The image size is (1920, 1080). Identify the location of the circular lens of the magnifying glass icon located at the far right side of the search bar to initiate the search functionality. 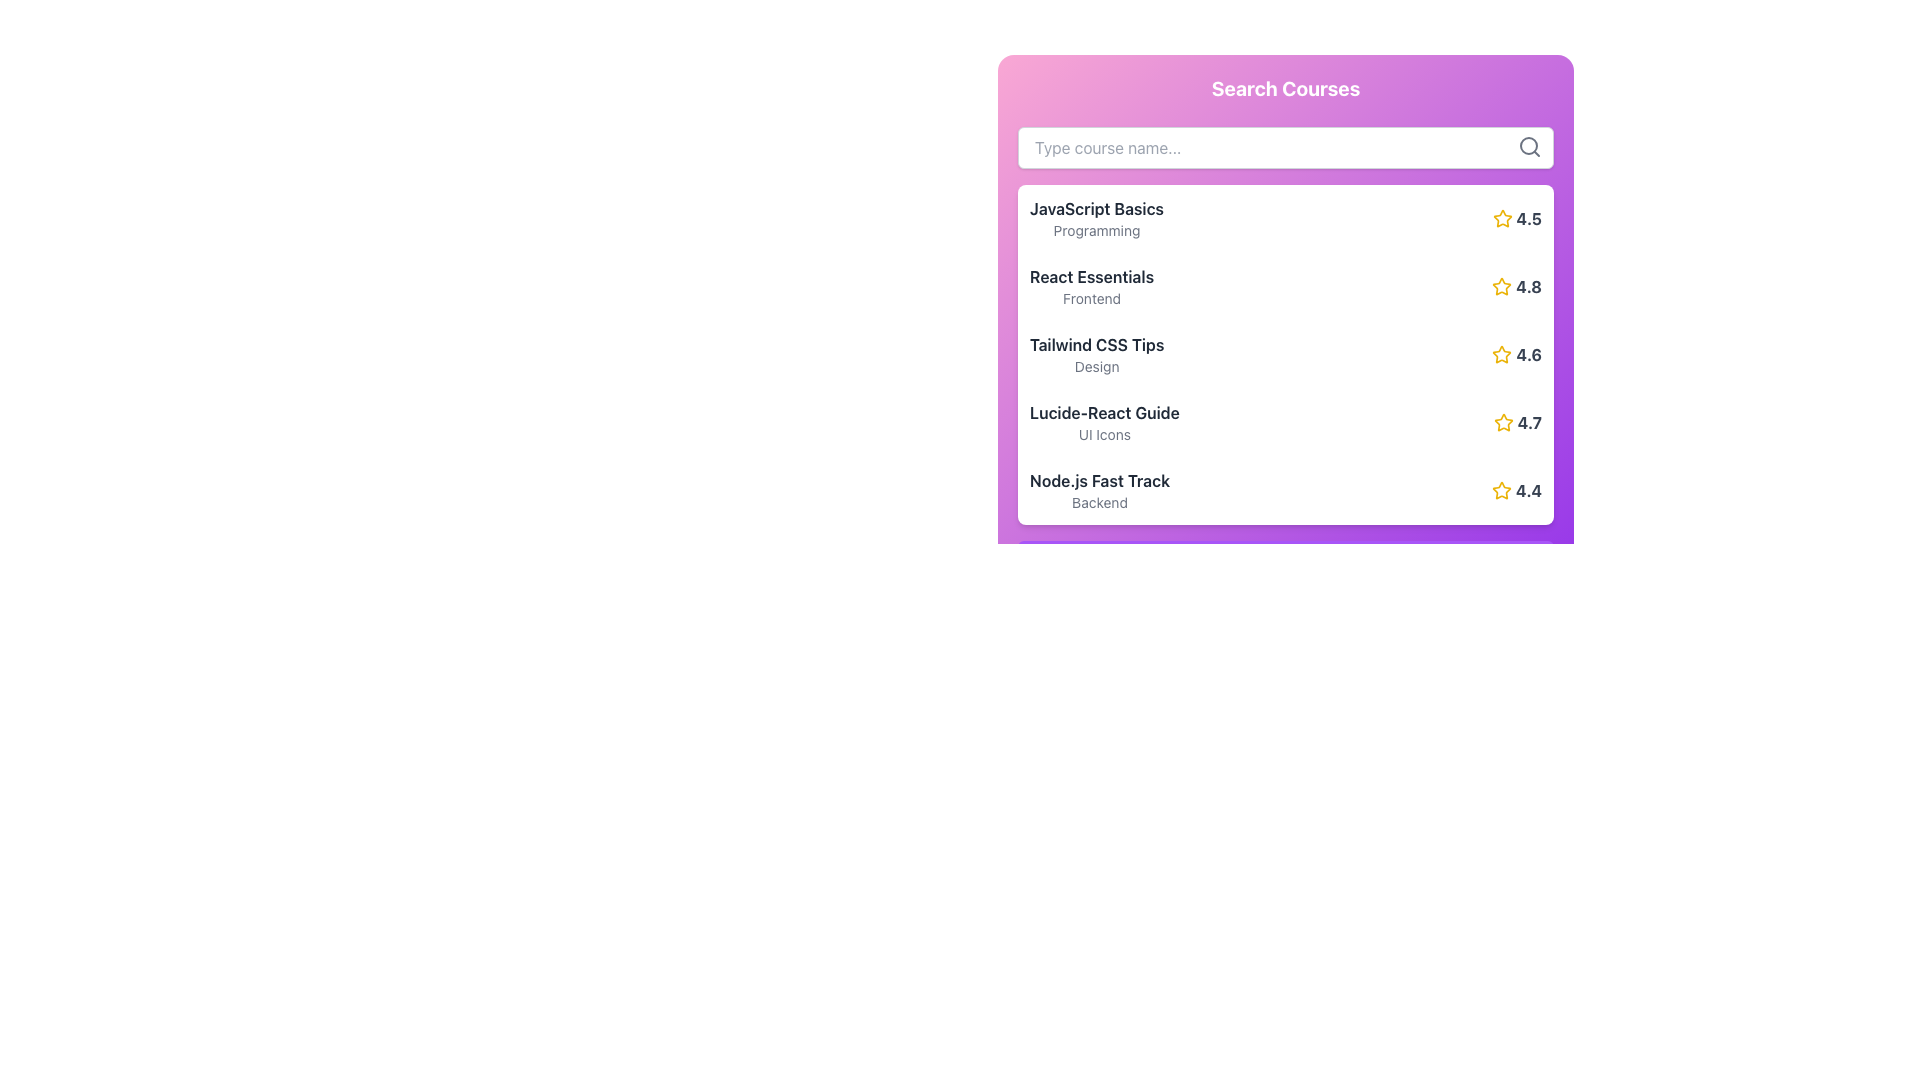
(1528, 145).